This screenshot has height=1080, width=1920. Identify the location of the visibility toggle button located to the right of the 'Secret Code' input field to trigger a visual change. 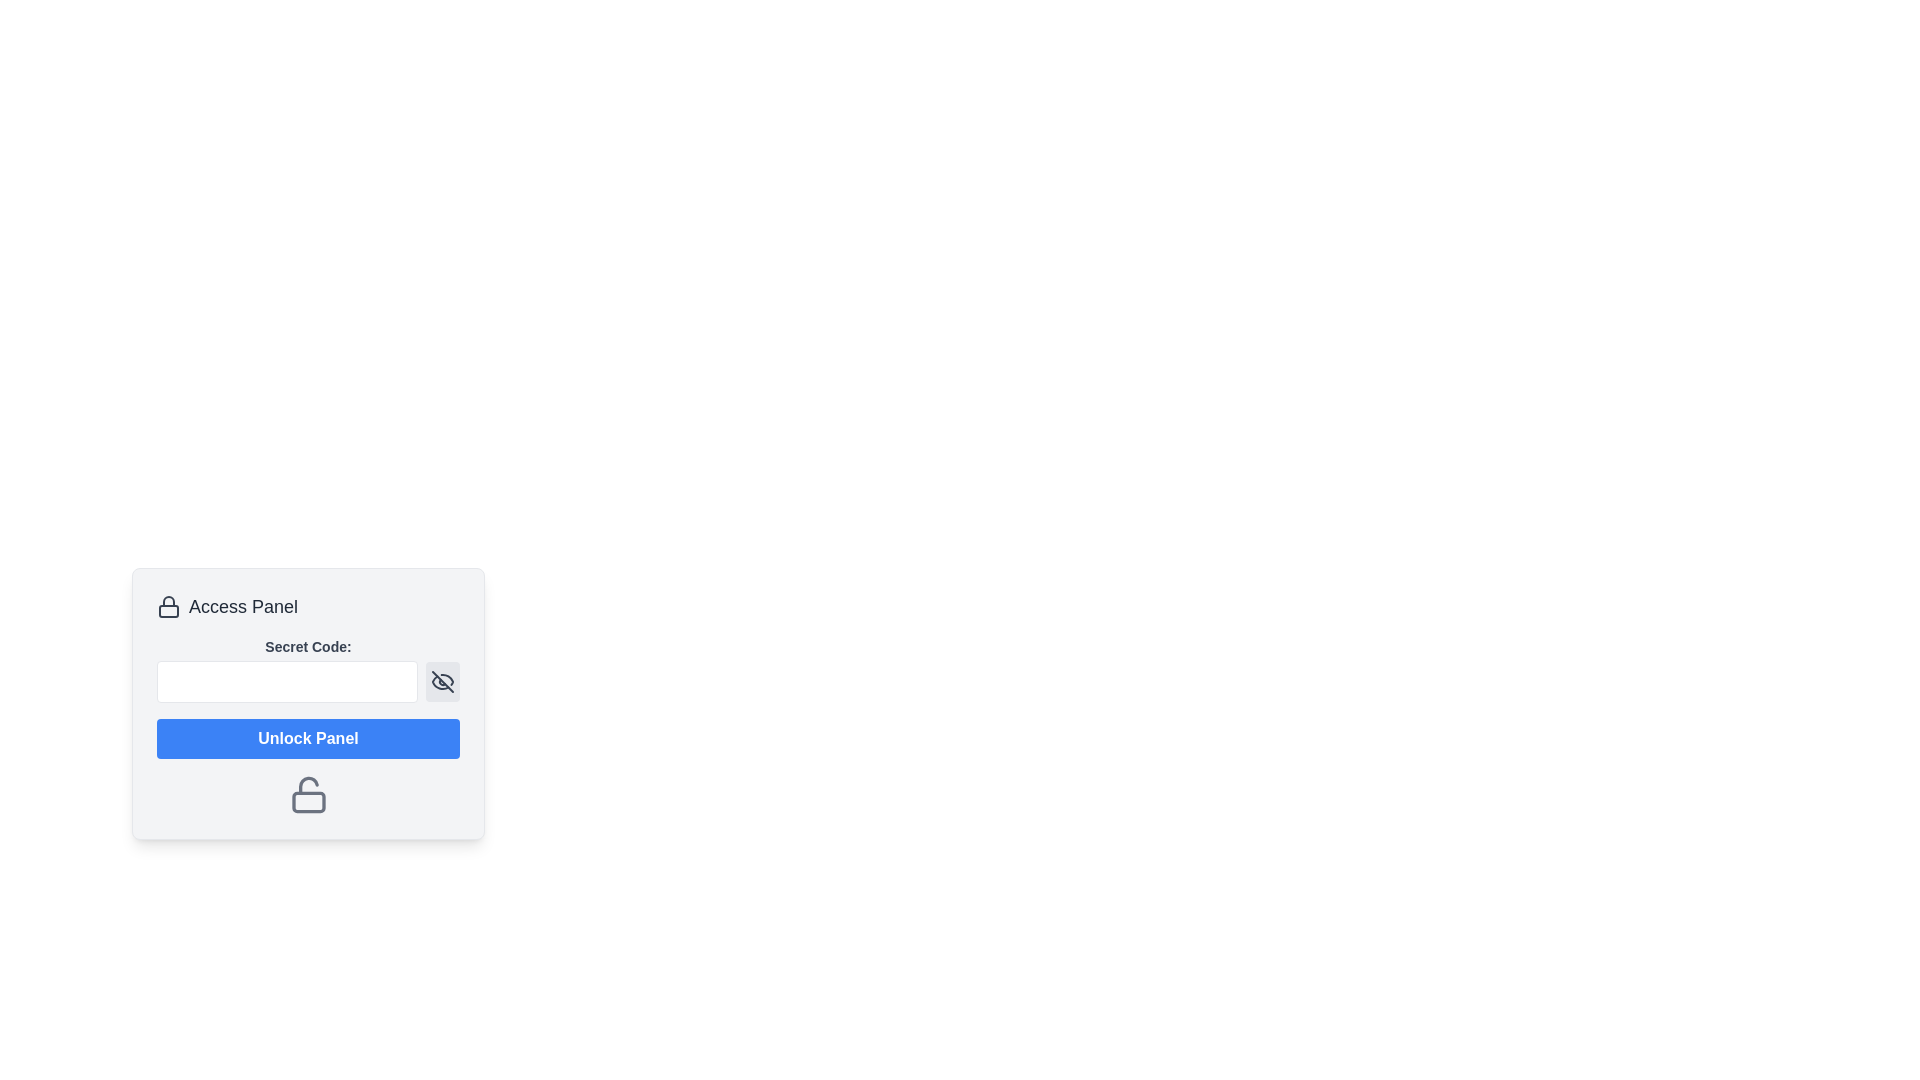
(441, 681).